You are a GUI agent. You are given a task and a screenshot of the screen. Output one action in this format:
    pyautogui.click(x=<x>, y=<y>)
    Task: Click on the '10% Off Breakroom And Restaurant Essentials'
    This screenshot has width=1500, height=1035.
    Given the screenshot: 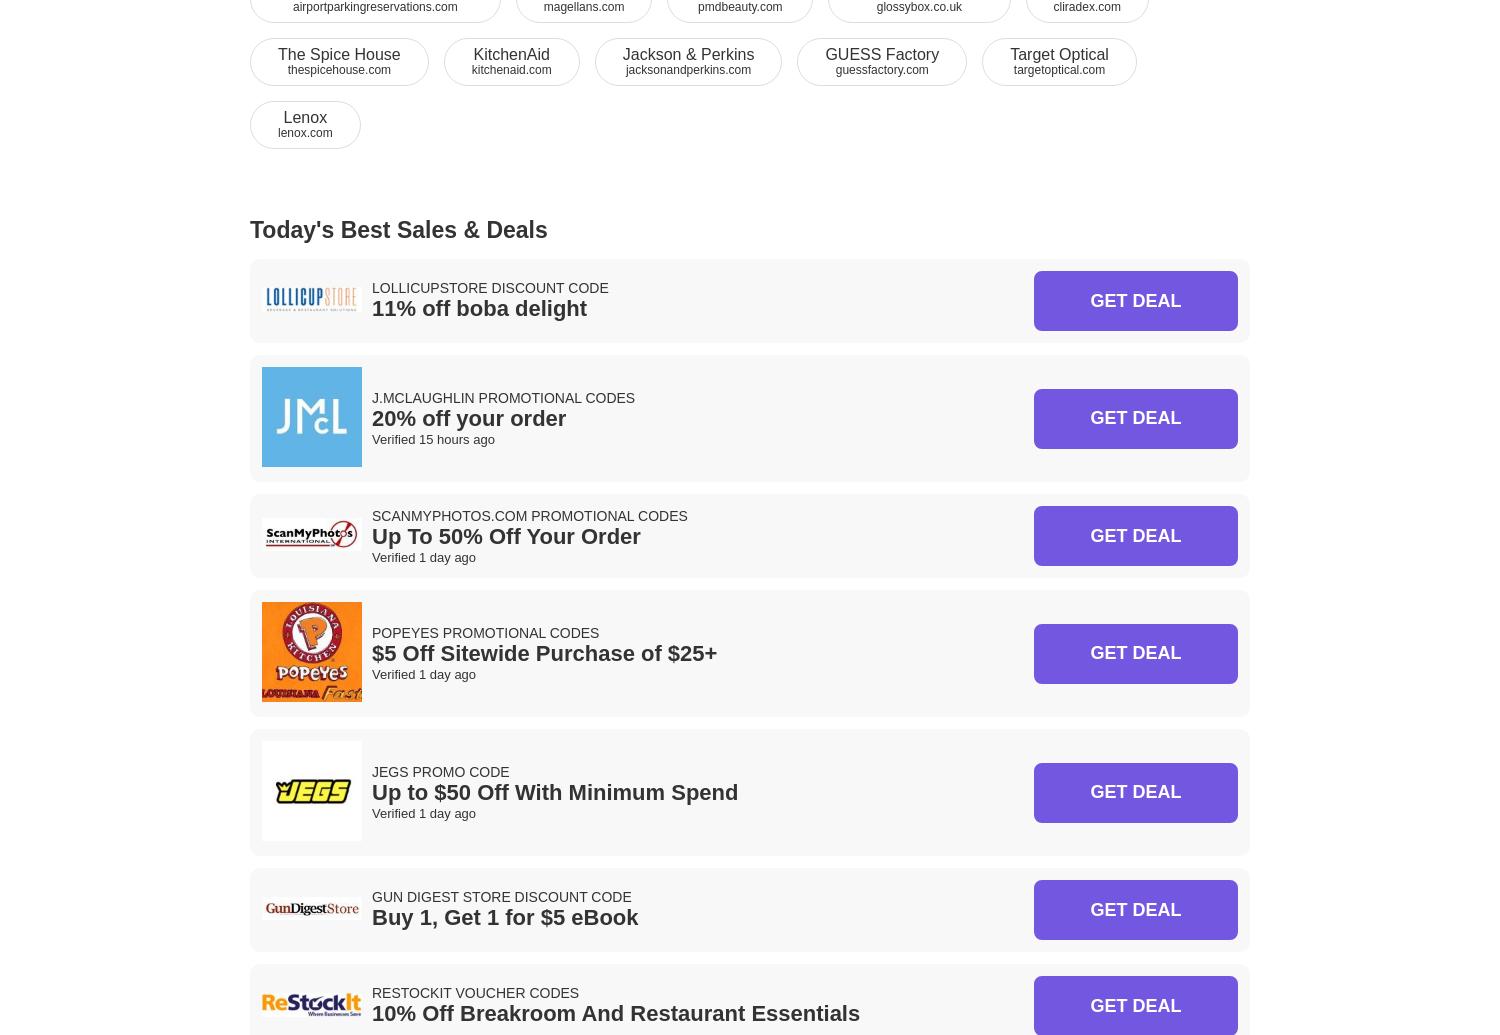 What is the action you would take?
    pyautogui.click(x=615, y=1012)
    